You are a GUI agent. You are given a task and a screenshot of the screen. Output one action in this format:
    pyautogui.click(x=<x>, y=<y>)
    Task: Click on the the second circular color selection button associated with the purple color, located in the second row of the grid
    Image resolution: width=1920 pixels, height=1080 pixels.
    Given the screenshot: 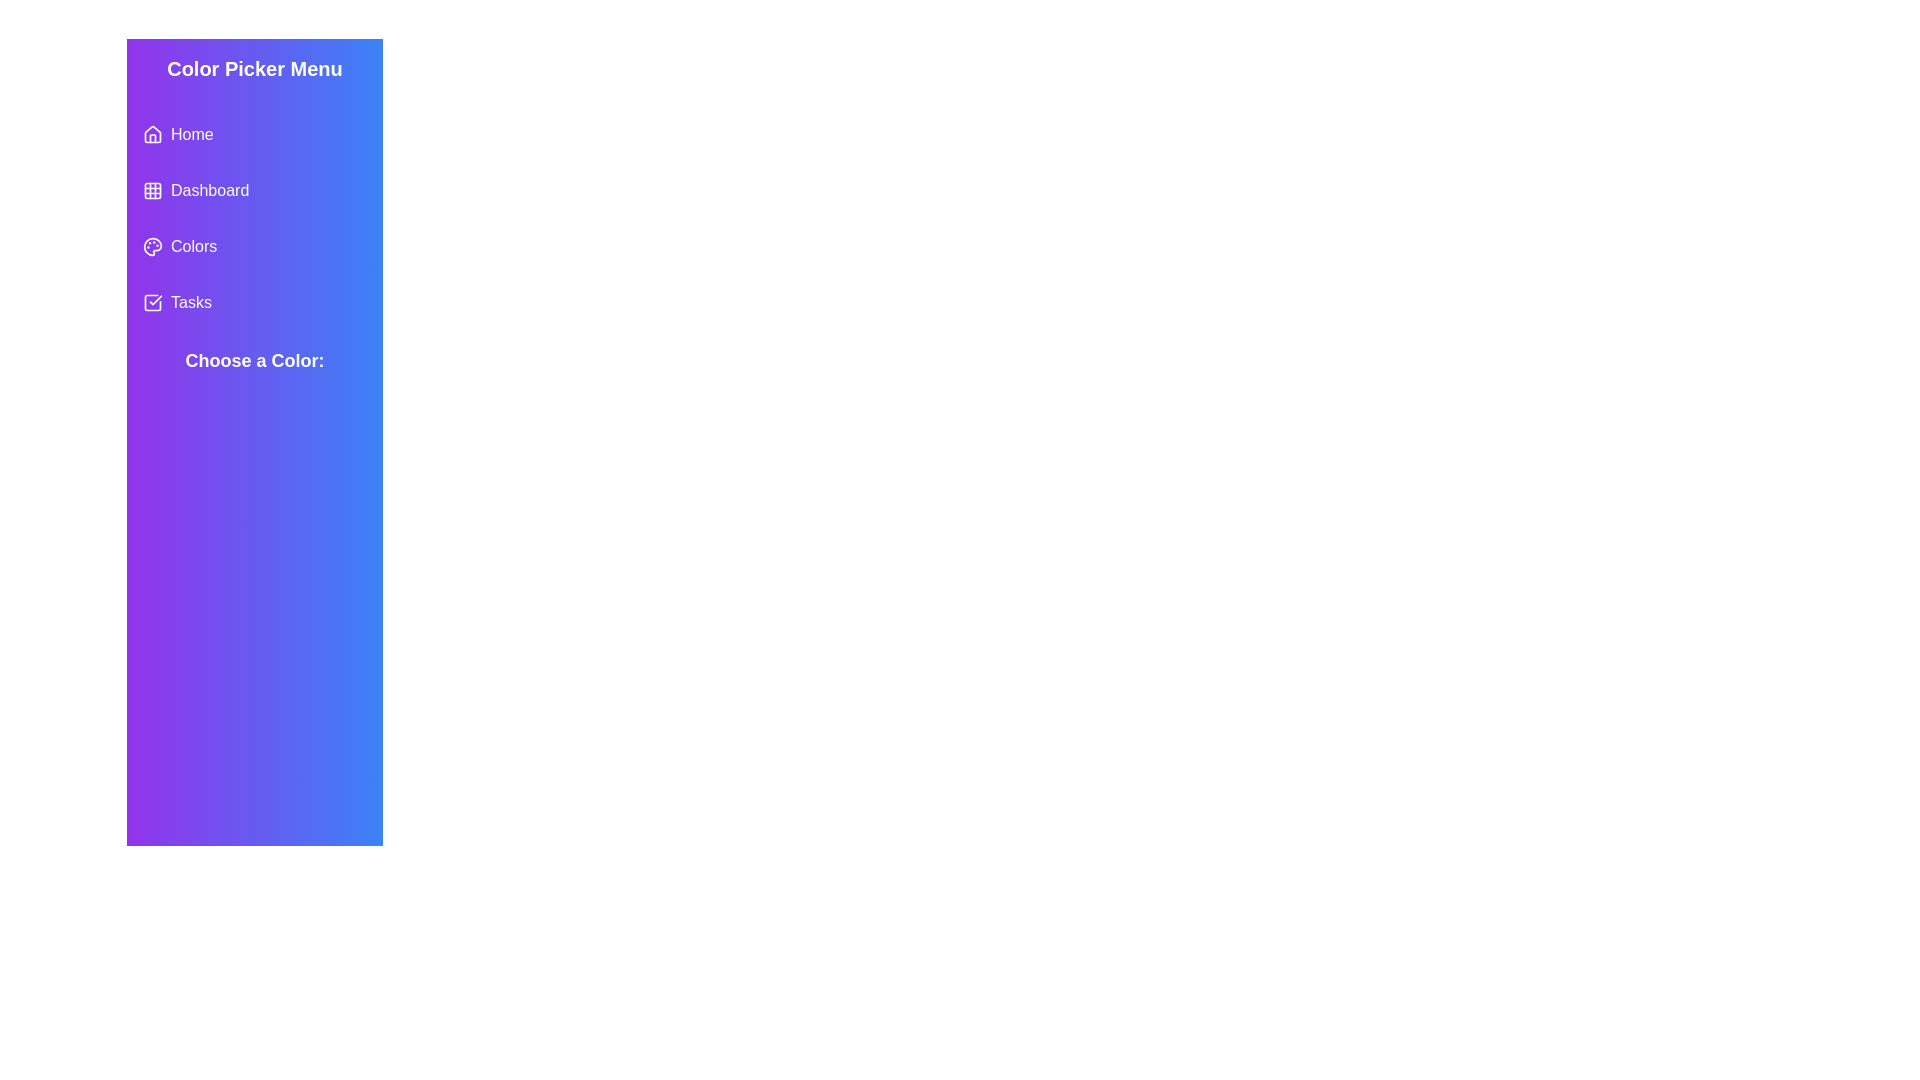 What is the action you would take?
    pyautogui.click(x=240, y=451)
    